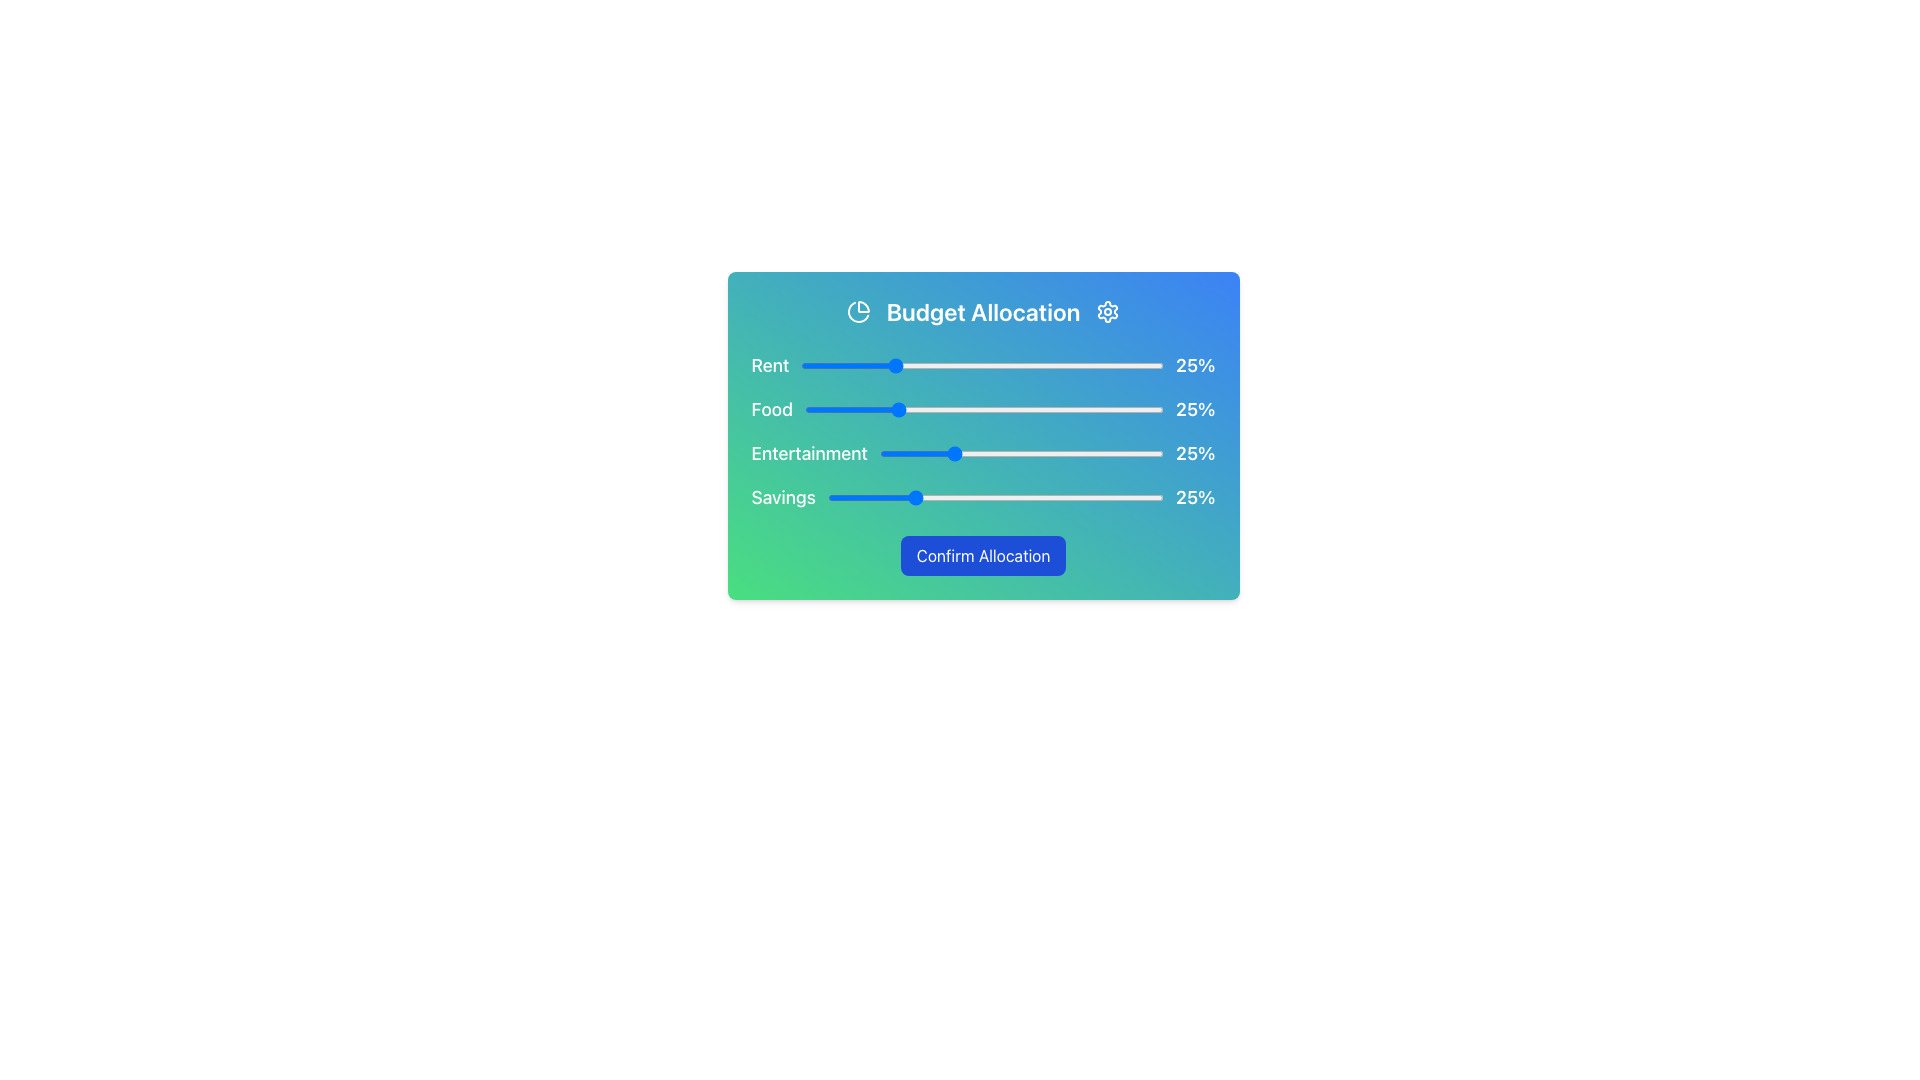  Describe the element at coordinates (1147, 496) in the screenshot. I see `the Savings slider` at that location.